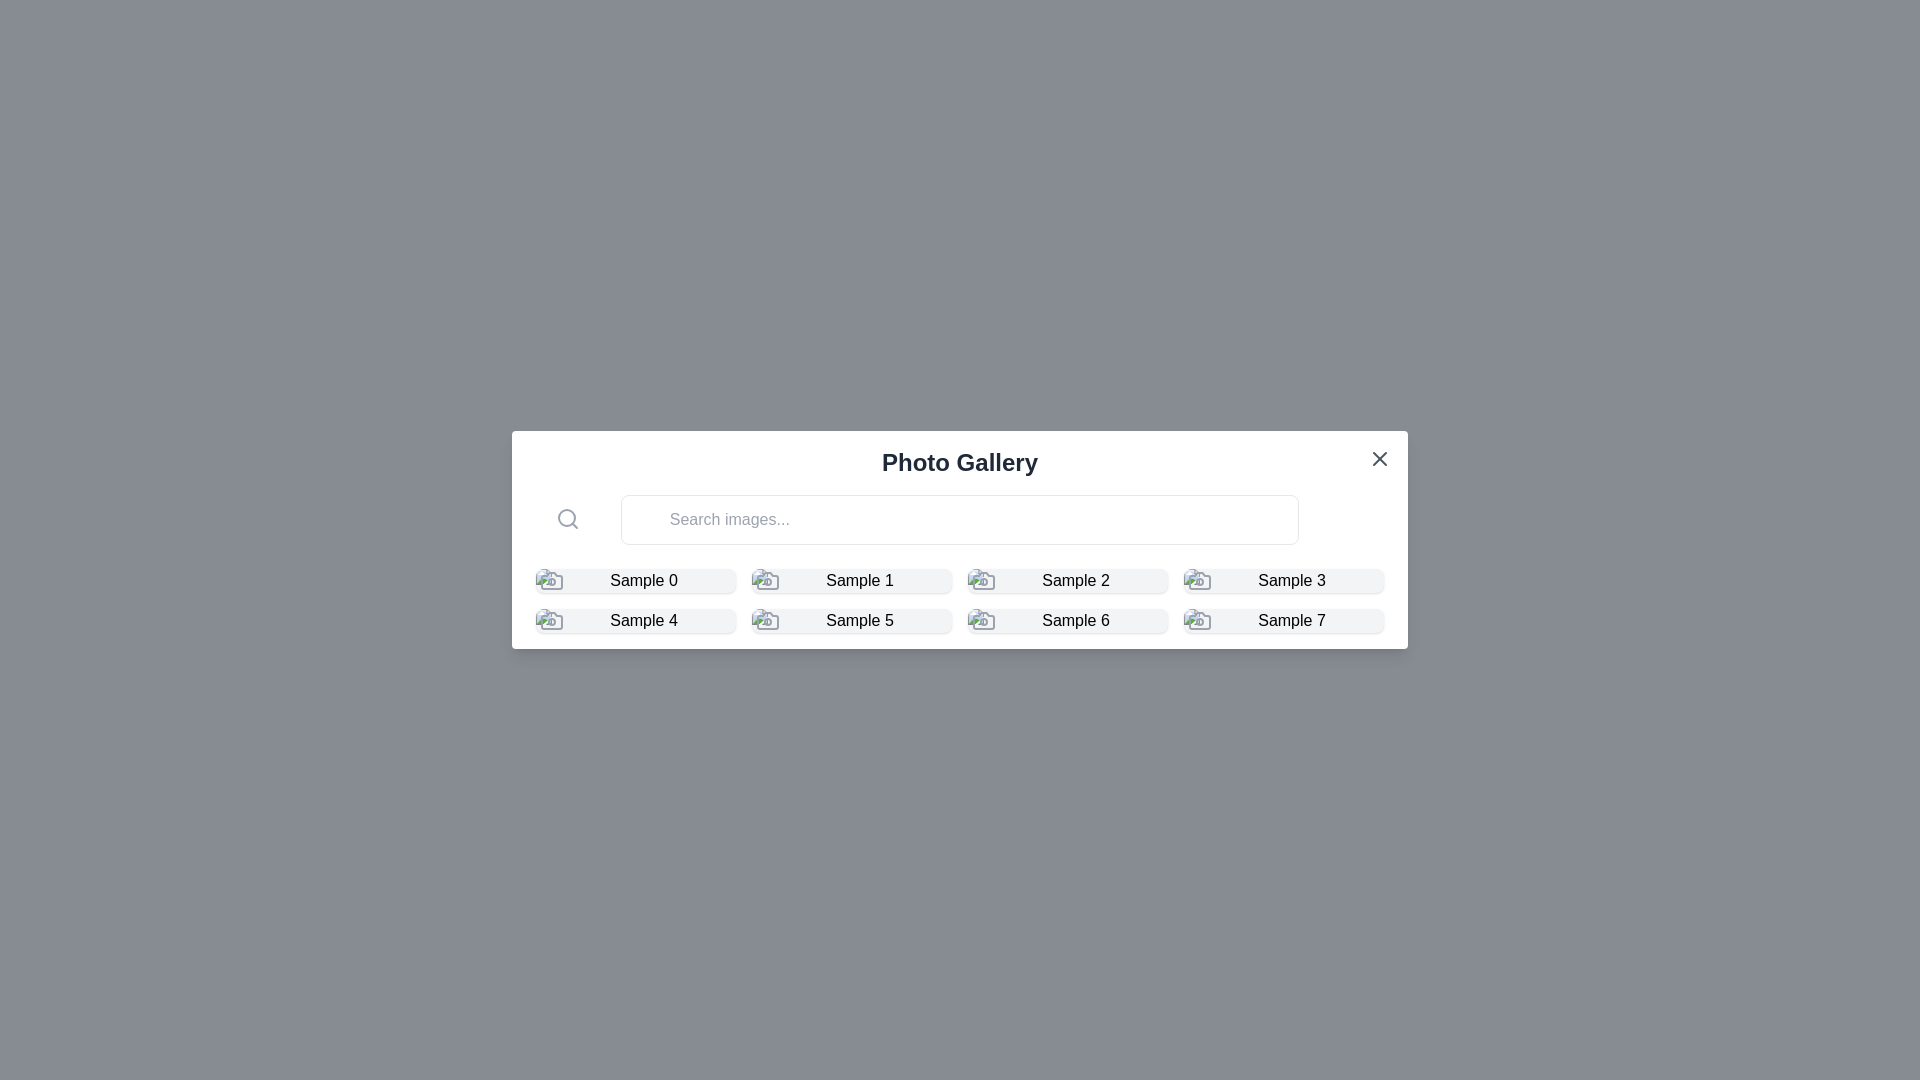 This screenshot has height=1080, width=1920. What do you see at coordinates (960, 462) in the screenshot?
I see `text from the bold header labeled 'Photo Gallery', which is prominently displayed at the top-center of the user interface` at bounding box center [960, 462].